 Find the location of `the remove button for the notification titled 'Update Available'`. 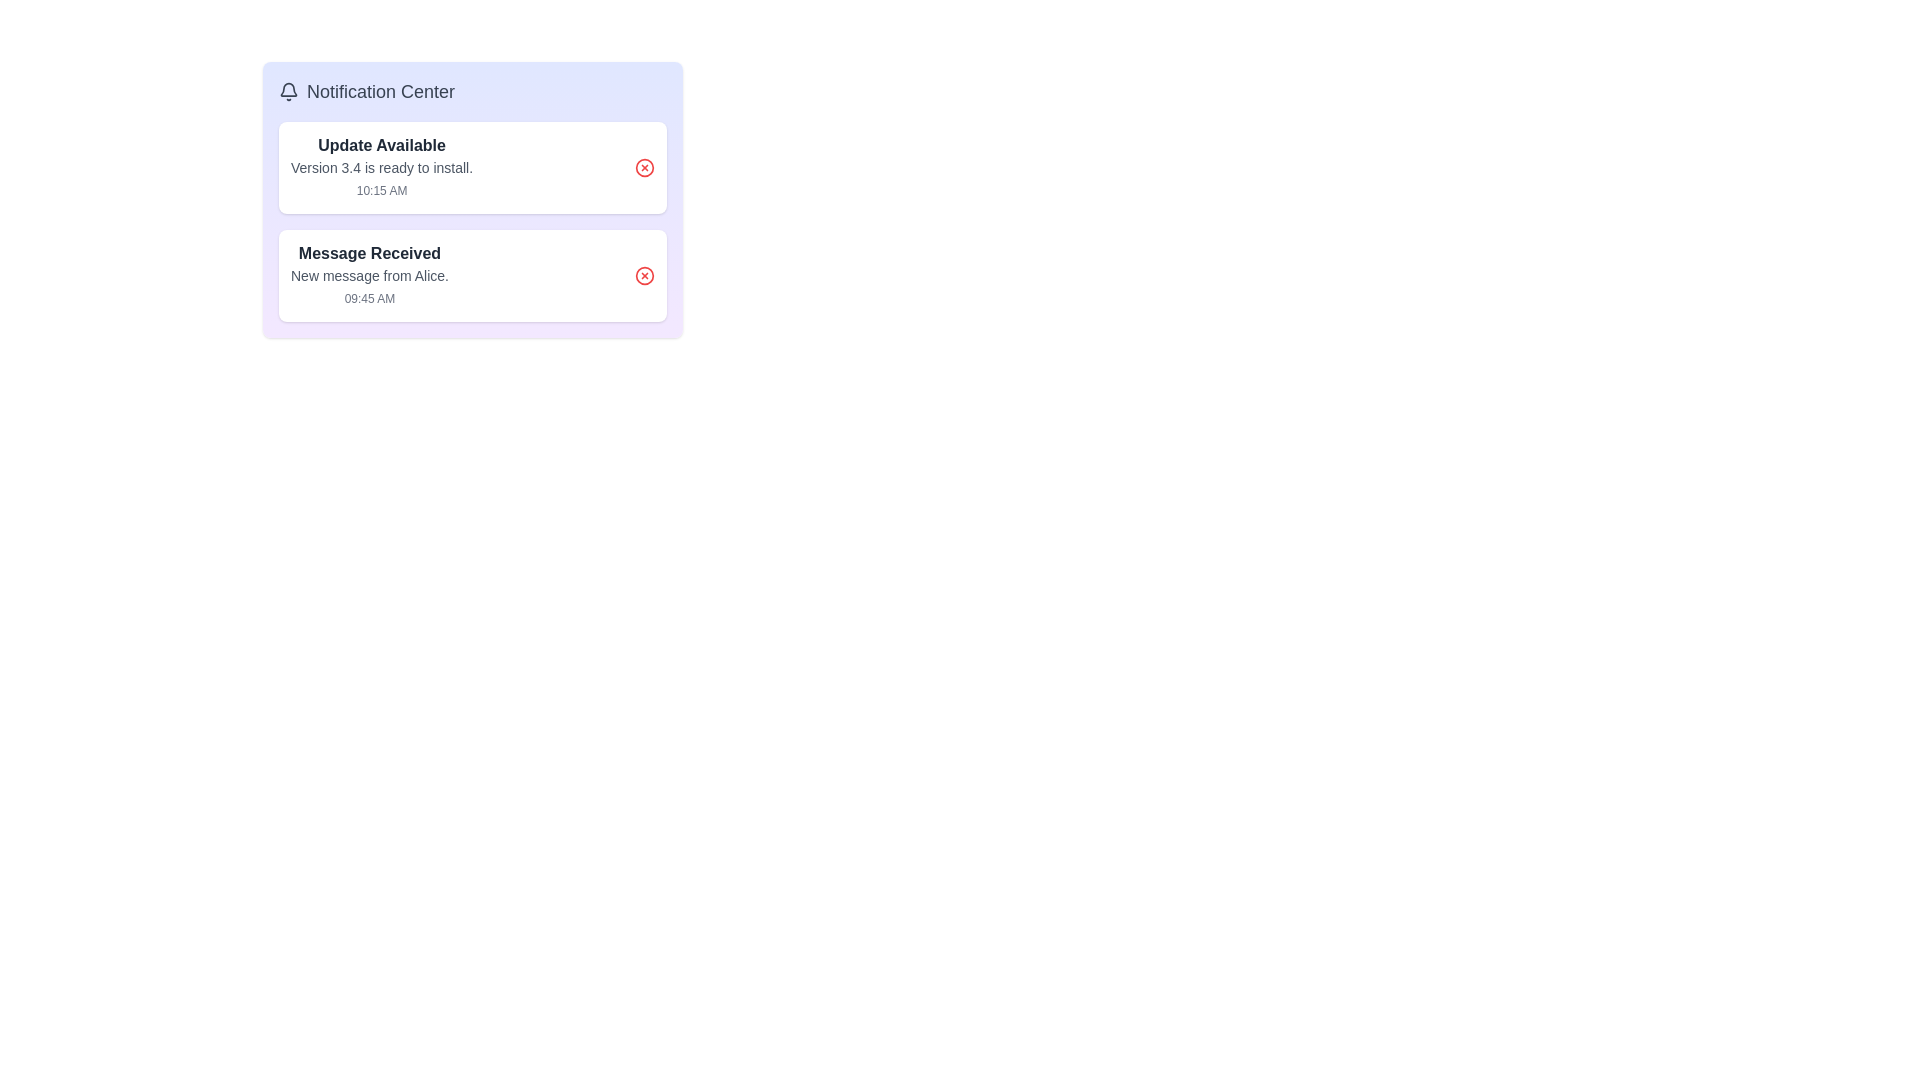

the remove button for the notification titled 'Update Available' is located at coordinates (644, 167).